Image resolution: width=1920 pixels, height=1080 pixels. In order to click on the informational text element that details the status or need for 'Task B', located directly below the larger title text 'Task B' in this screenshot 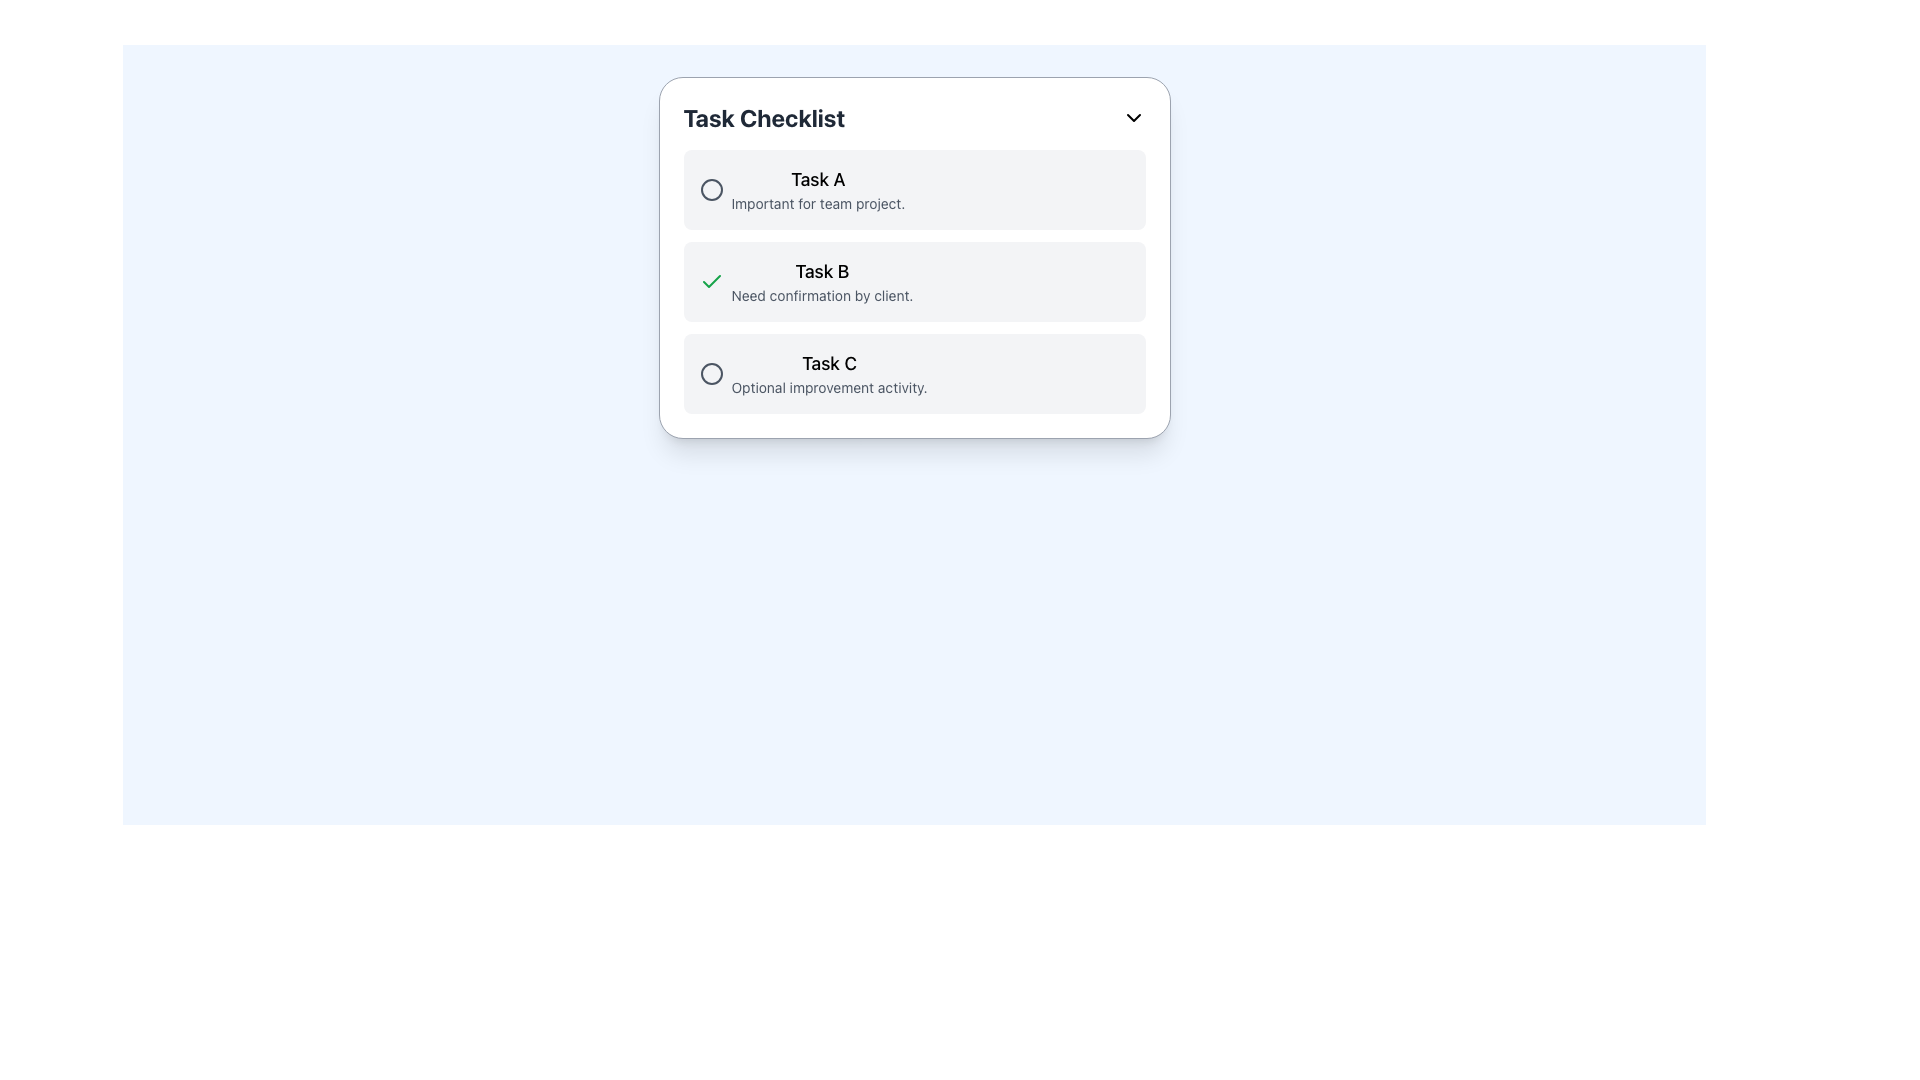, I will do `click(822, 296)`.